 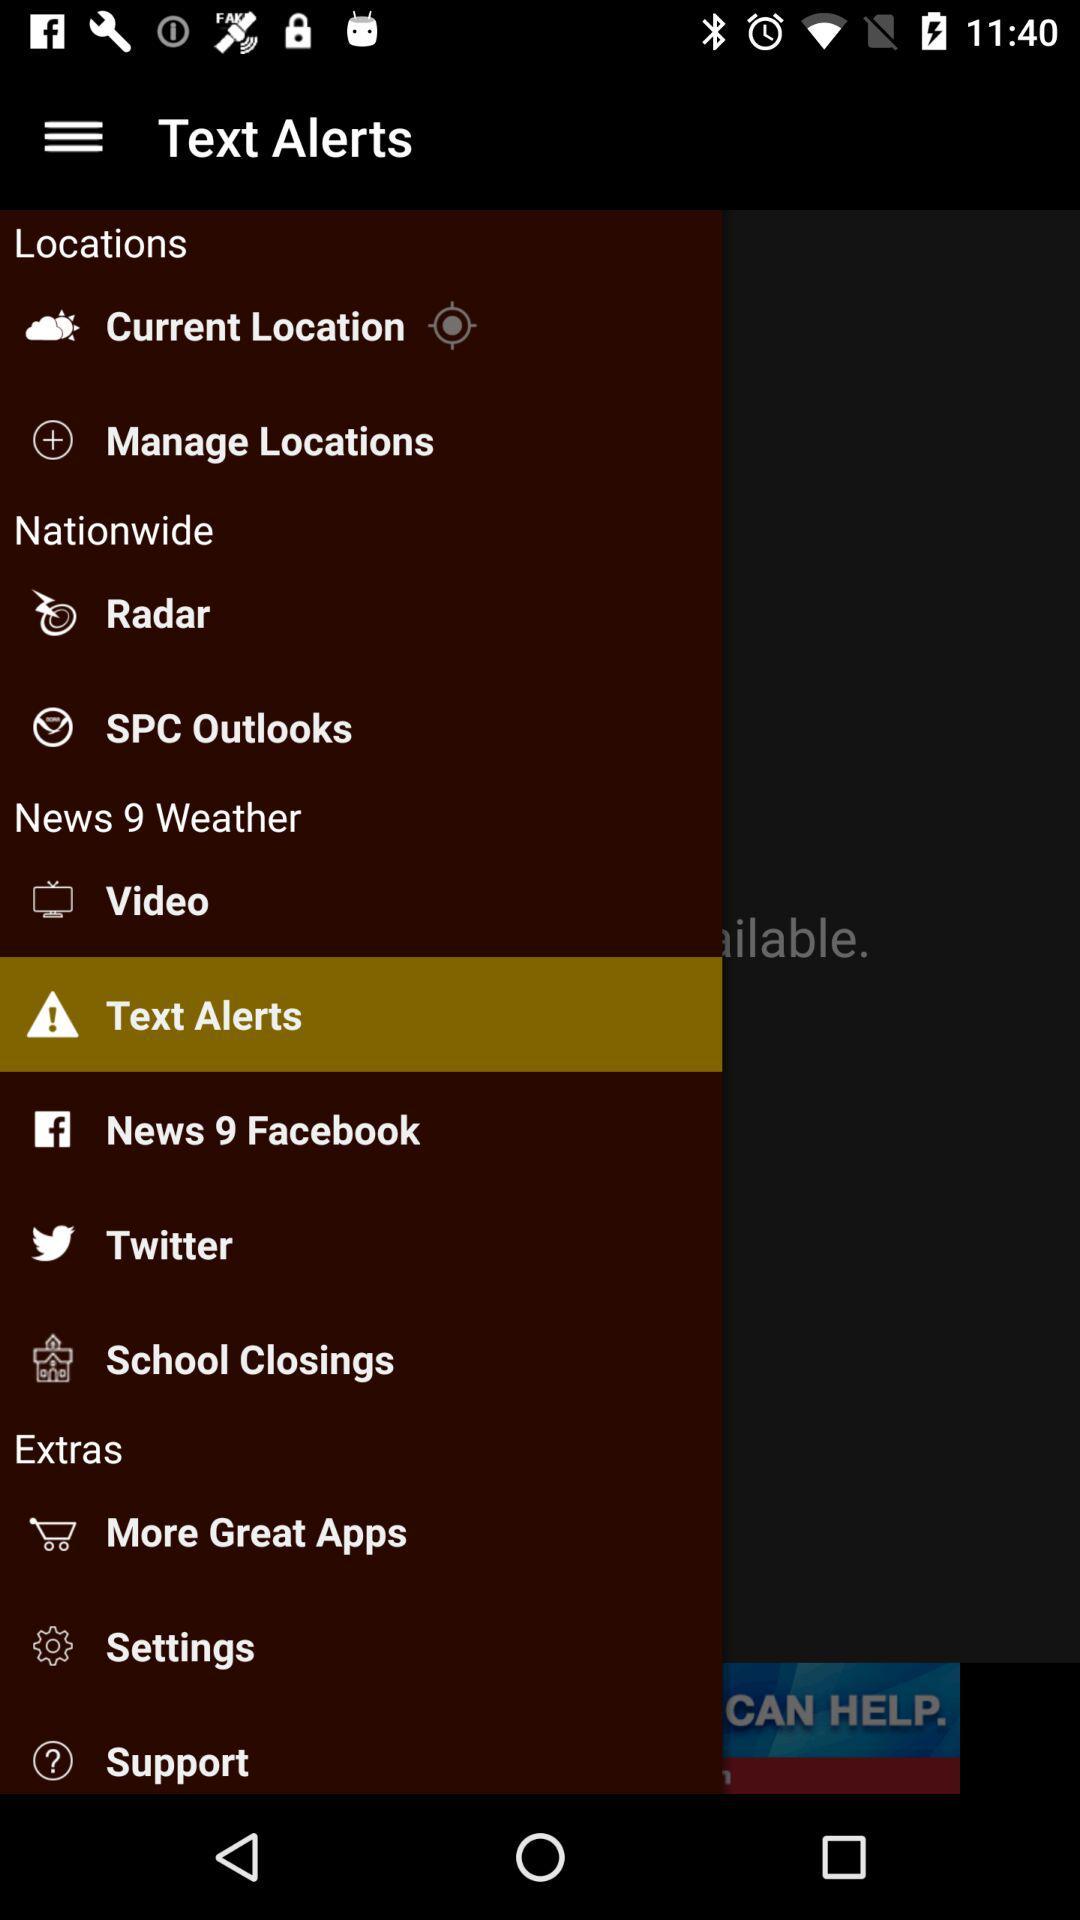 What do you see at coordinates (72, 135) in the screenshot?
I see `the menu icon` at bounding box center [72, 135].